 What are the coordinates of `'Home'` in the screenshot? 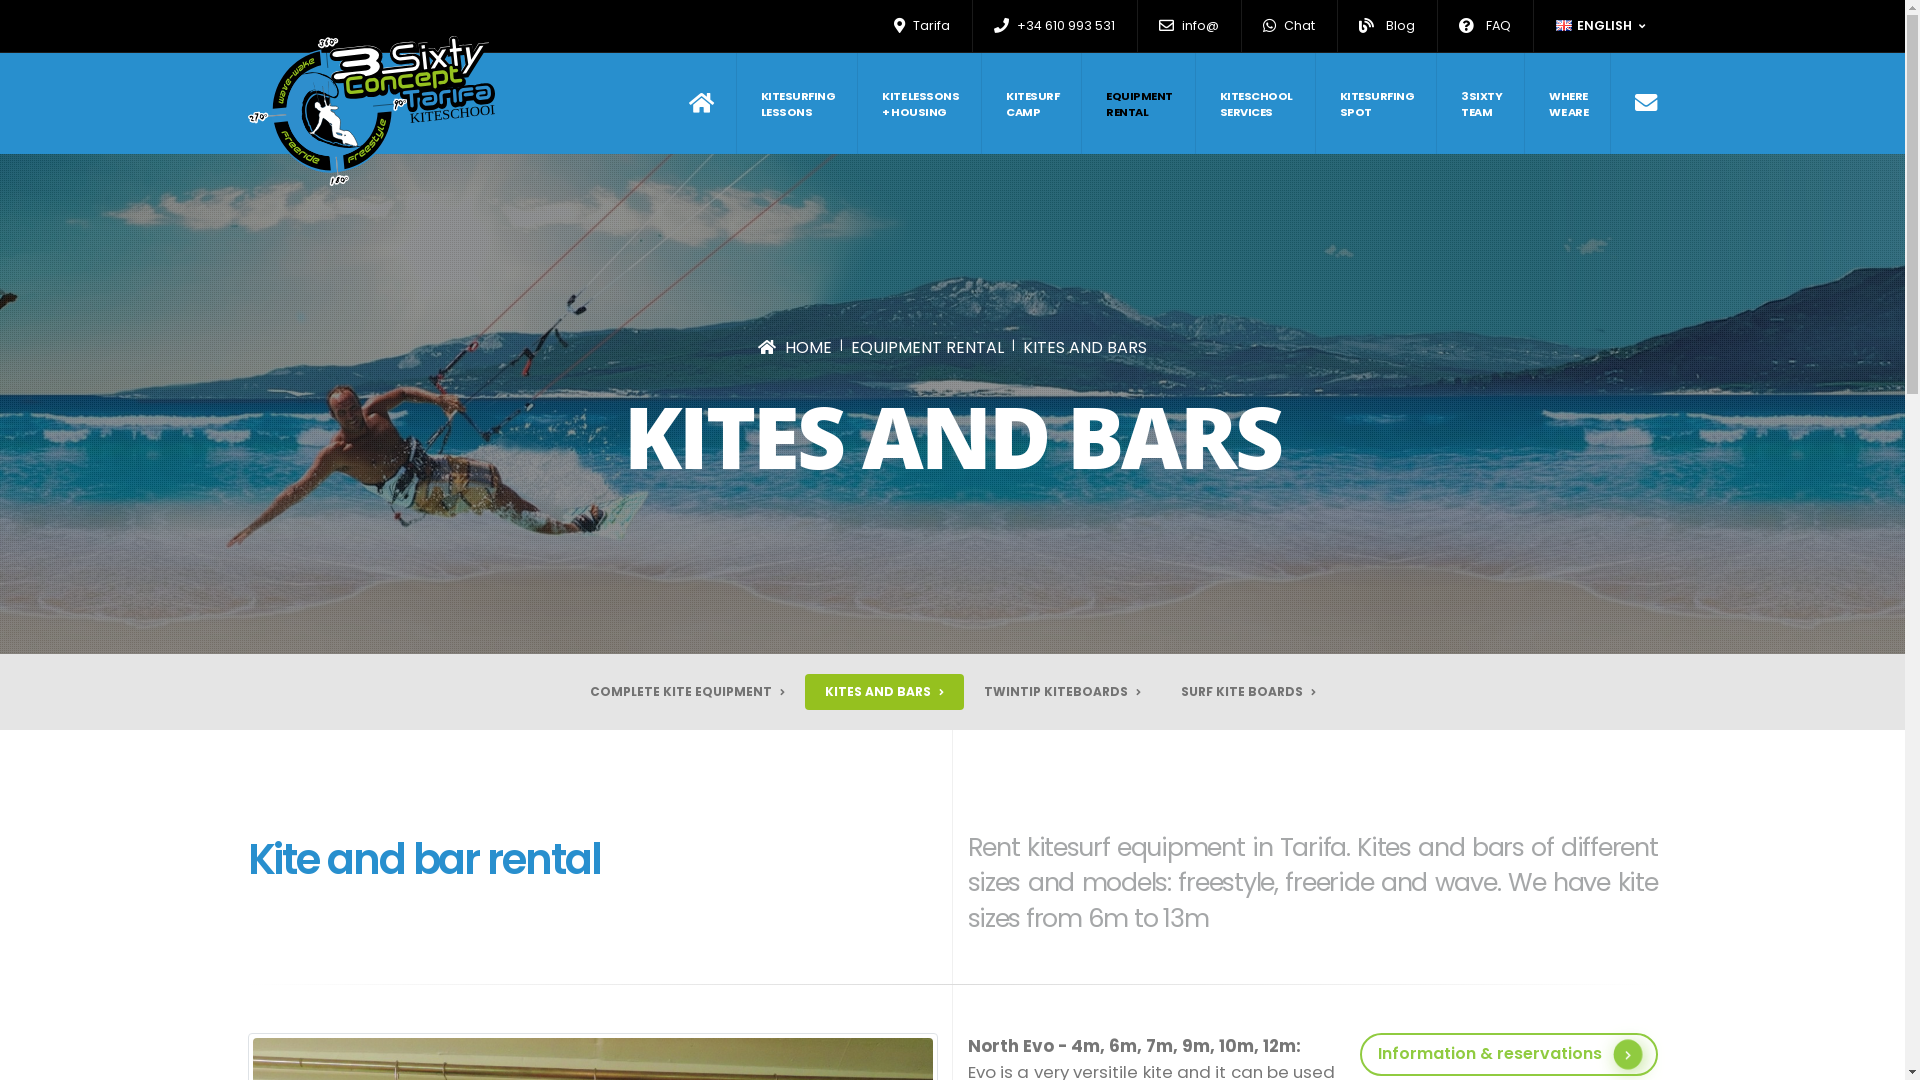 It's located at (689, 103).